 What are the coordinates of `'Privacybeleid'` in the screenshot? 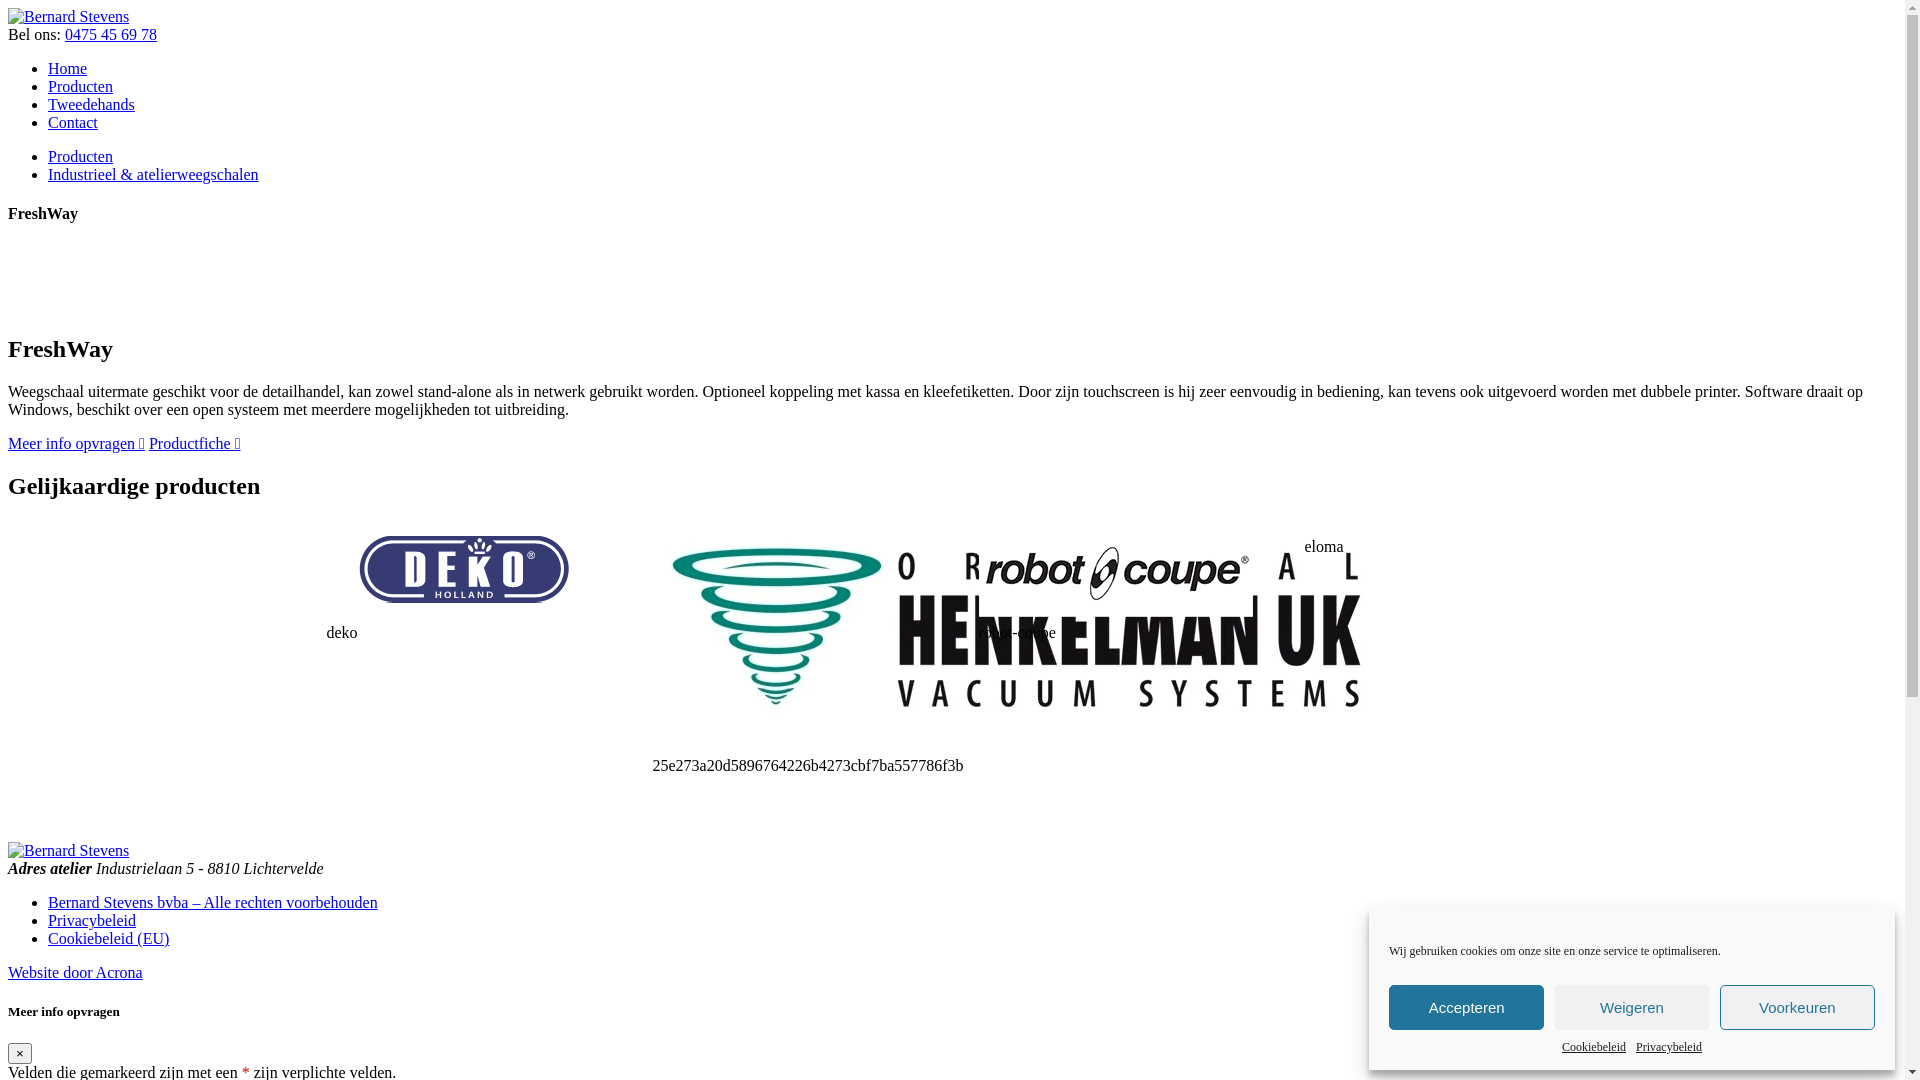 It's located at (1669, 1046).